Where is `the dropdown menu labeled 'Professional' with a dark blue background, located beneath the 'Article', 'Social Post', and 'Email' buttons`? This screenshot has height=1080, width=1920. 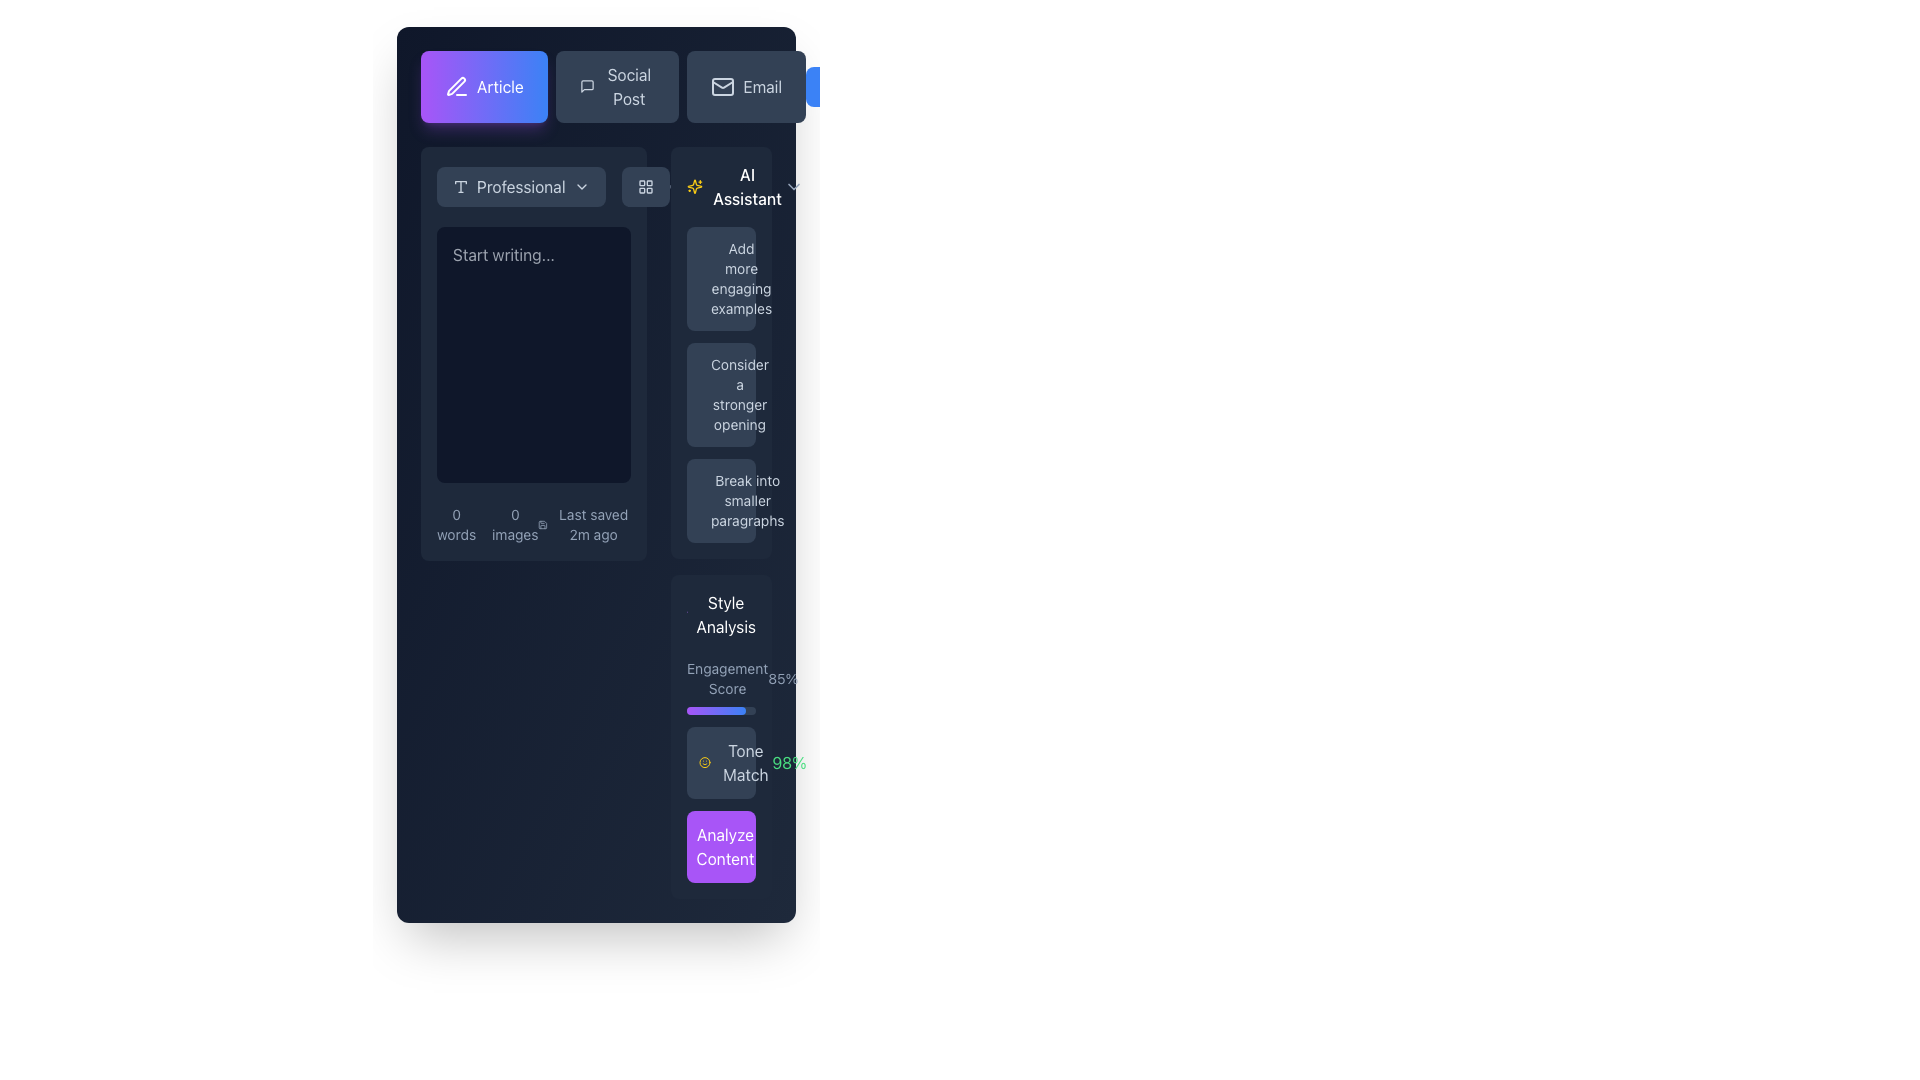 the dropdown menu labeled 'Professional' with a dark blue background, located beneath the 'Article', 'Social Post', and 'Email' buttons is located at coordinates (533, 186).